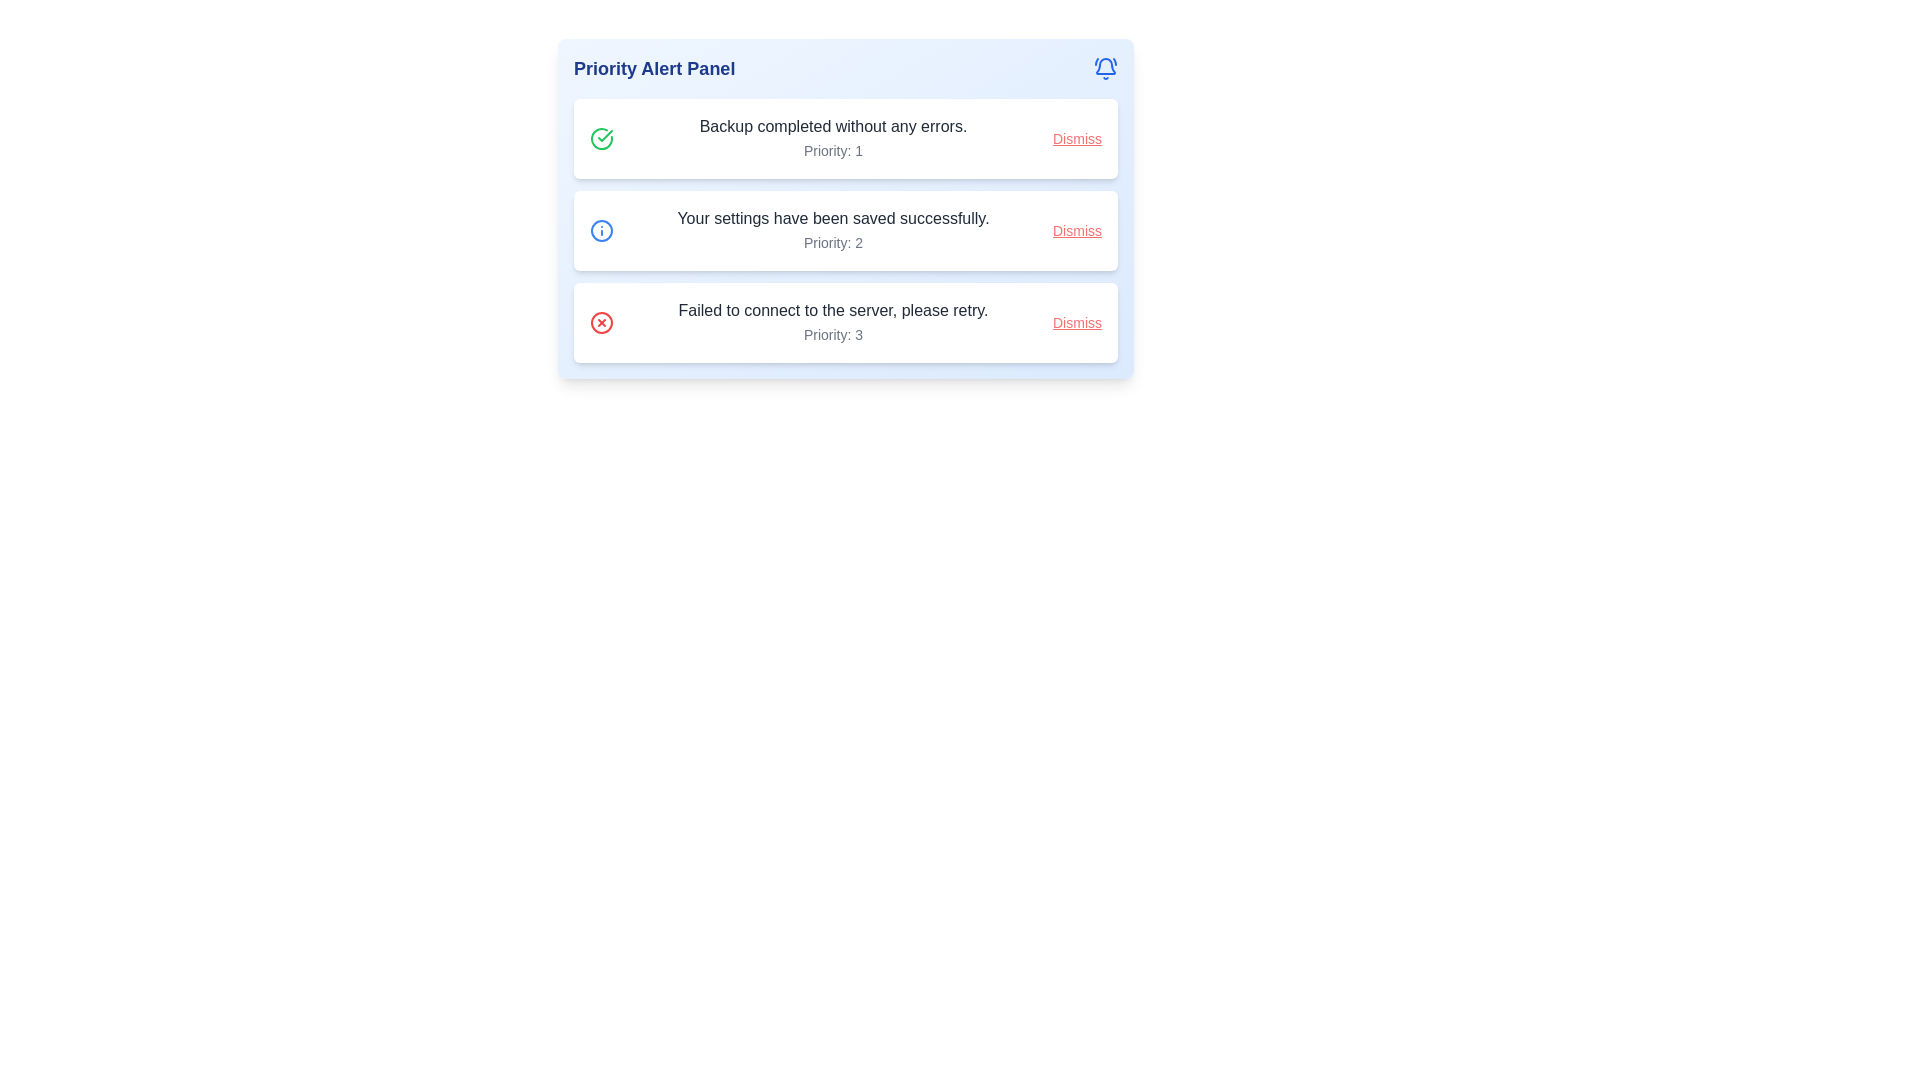 The height and width of the screenshot is (1080, 1920). What do you see at coordinates (833, 334) in the screenshot?
I see `priority level label located under the main message 'Failed to connect to the server, please retry.' in the third alert entry of the 'Priority Alert Panel'` at bounding box center [833, 334].